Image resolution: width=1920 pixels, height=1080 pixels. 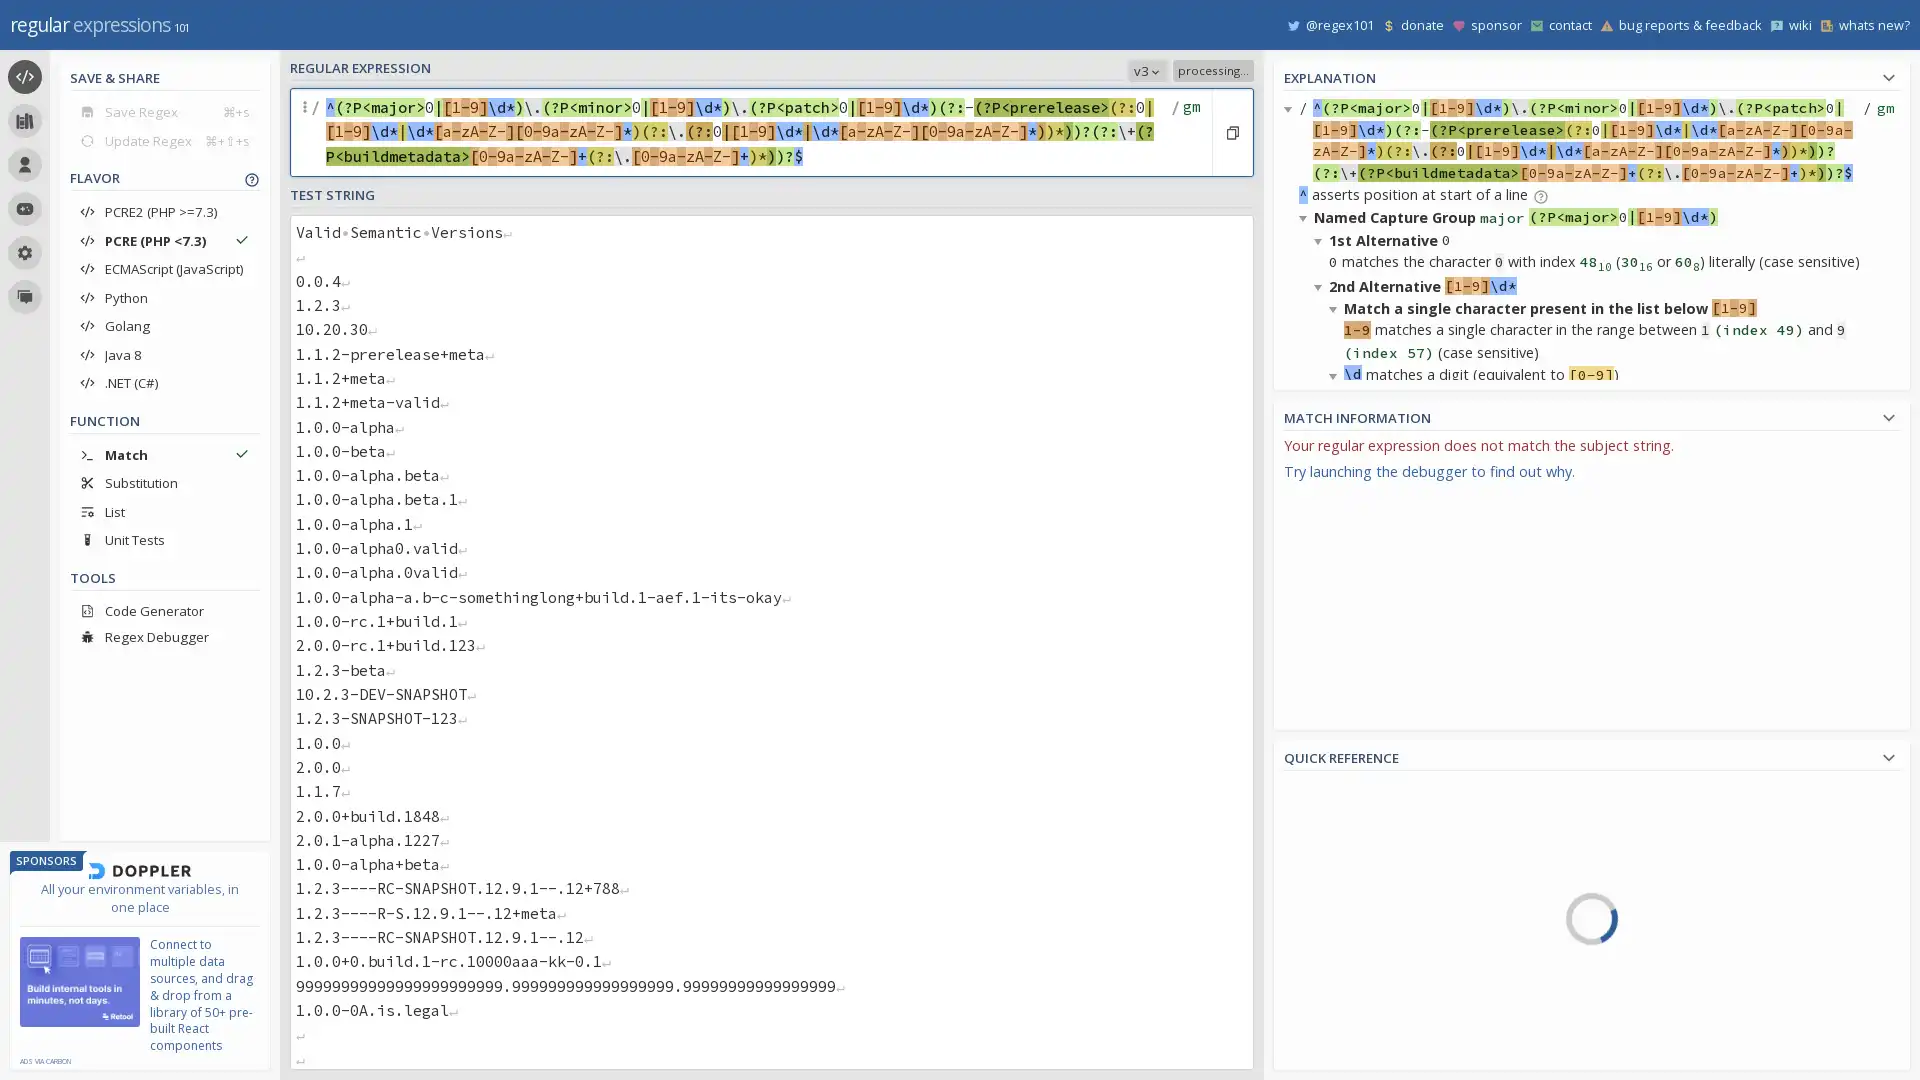 I want to click on Group patch, so click(x=1337, y=570).